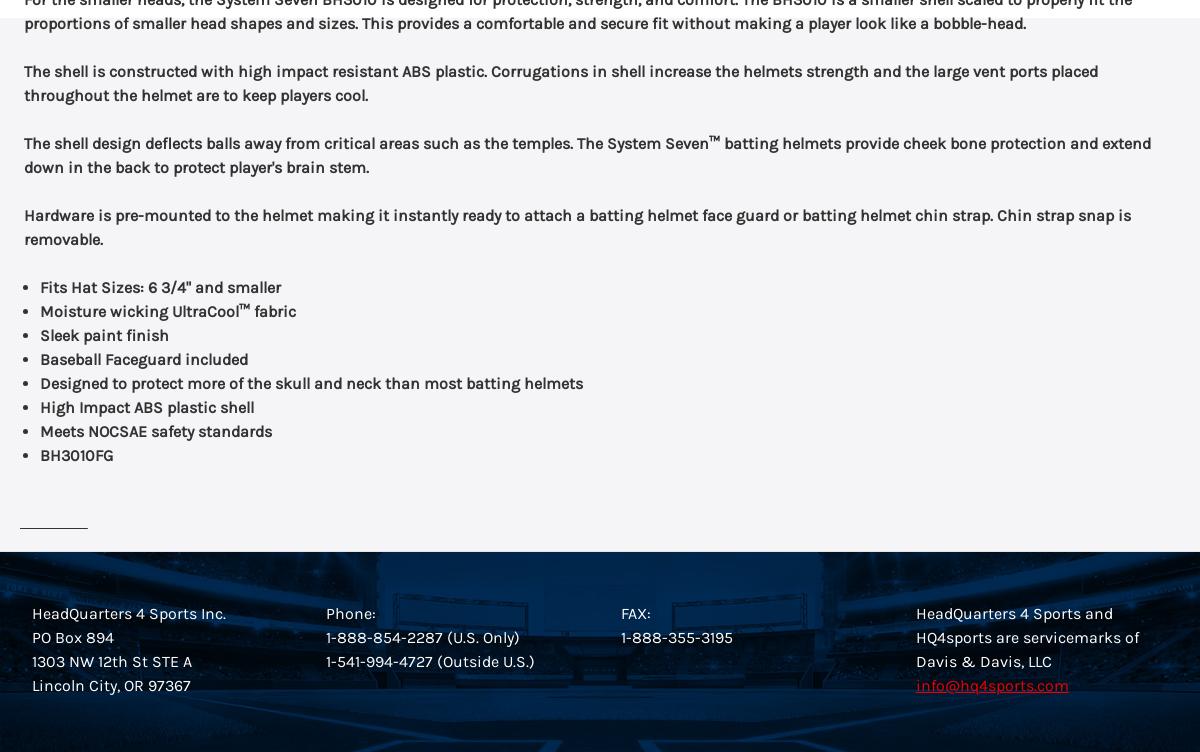 This screenshot has width=1200, height=752. What do you see at coordinates (636, 613) in the screenshot?
I see `'FAX:'` at bounding box center [636, 613].